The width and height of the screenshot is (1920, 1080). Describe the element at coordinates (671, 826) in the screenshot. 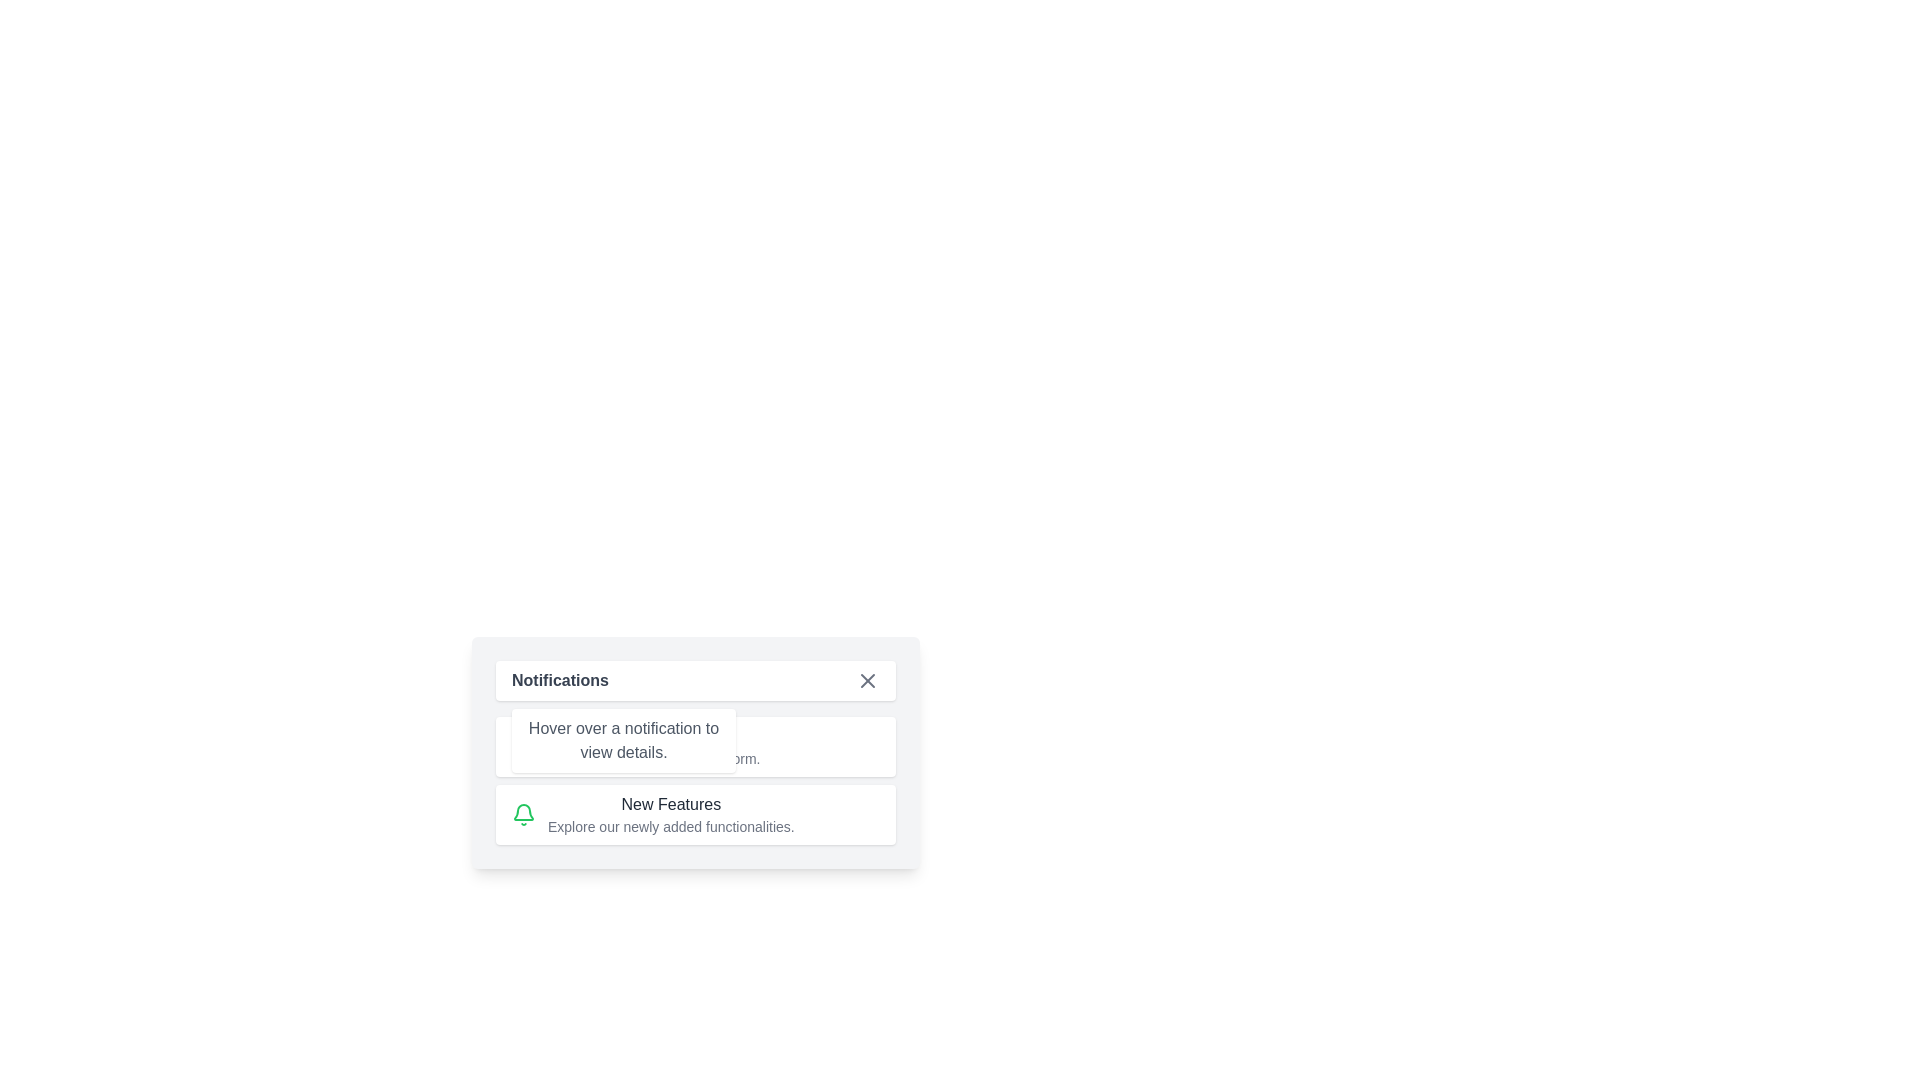

I see `text element displaying the phrase 'Explore our newly added functionalities.' which is styled in a smaller font size with a light gray color and positioned below the bold title 'New Features'` at that location.